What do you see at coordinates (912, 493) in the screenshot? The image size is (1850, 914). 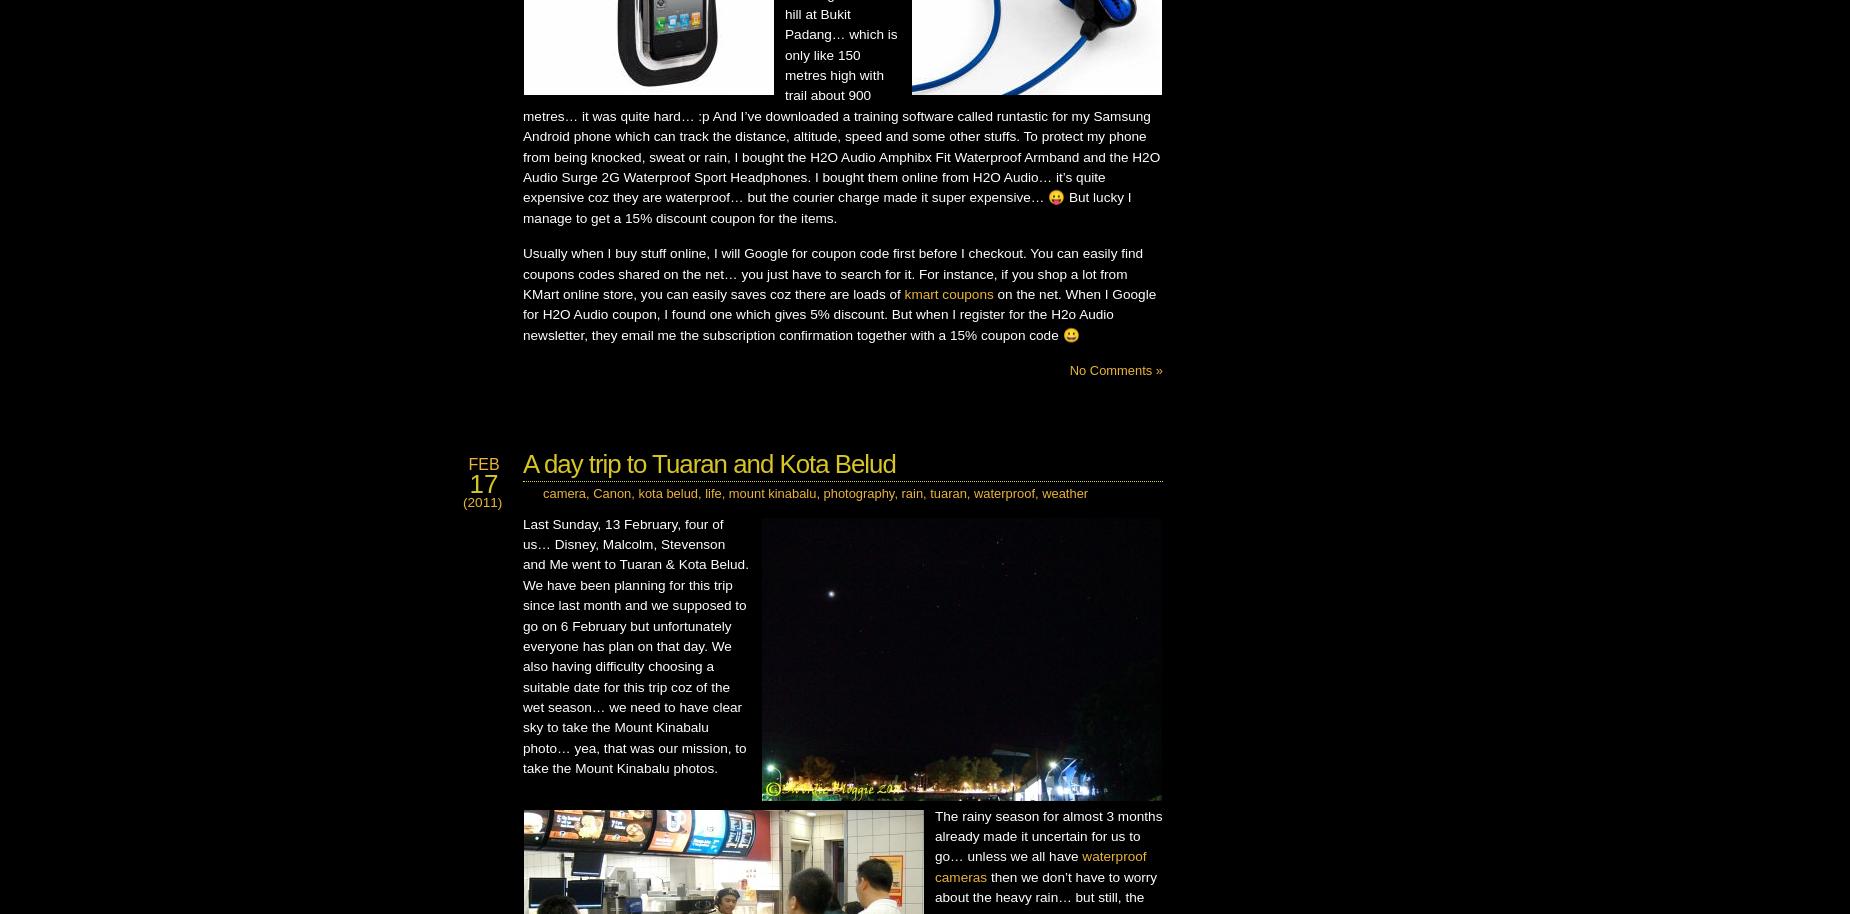 I see `'rain'` at bounding box center [912, 493].